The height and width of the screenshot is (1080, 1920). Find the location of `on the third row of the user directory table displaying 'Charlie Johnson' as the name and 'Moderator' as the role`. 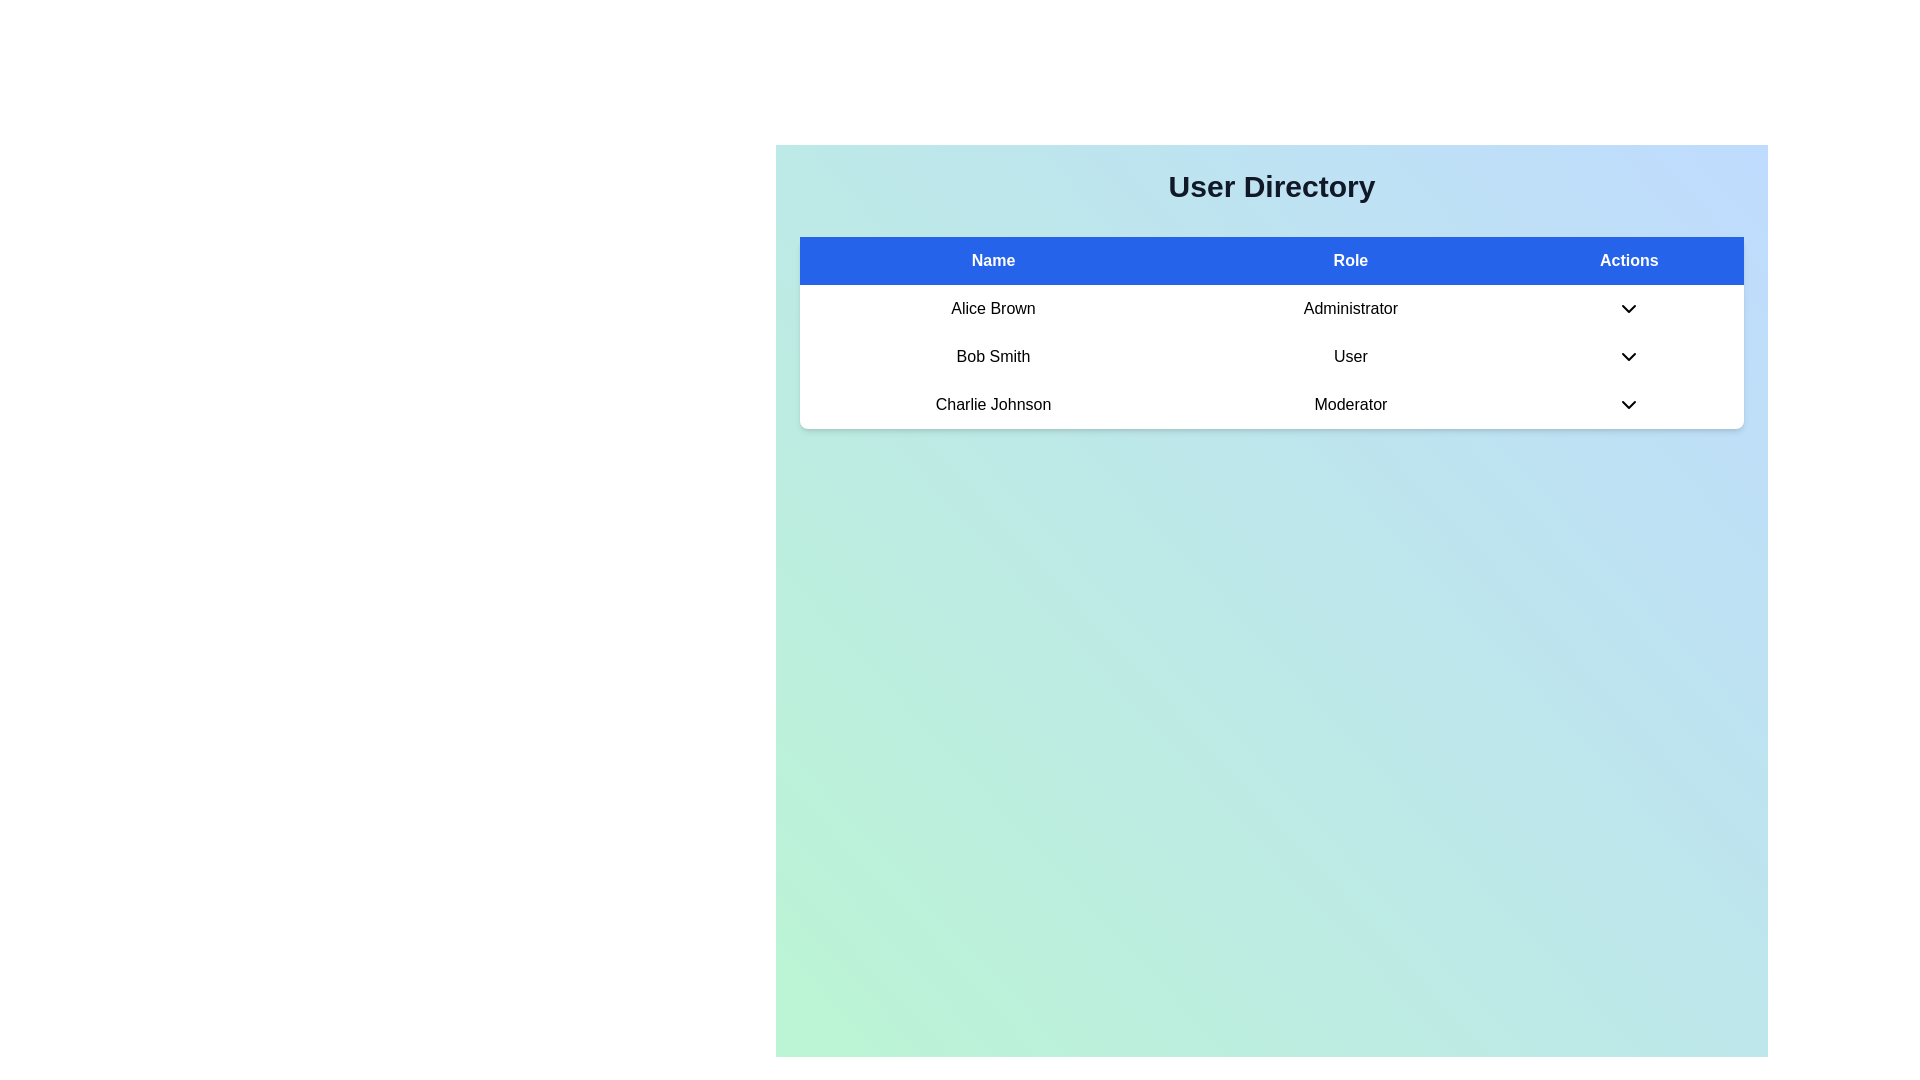

on the third row of the user directory table displaying 'Charlie Johnson' as the name and 'Moderator' as the role is located at coordinates (1271, 405).